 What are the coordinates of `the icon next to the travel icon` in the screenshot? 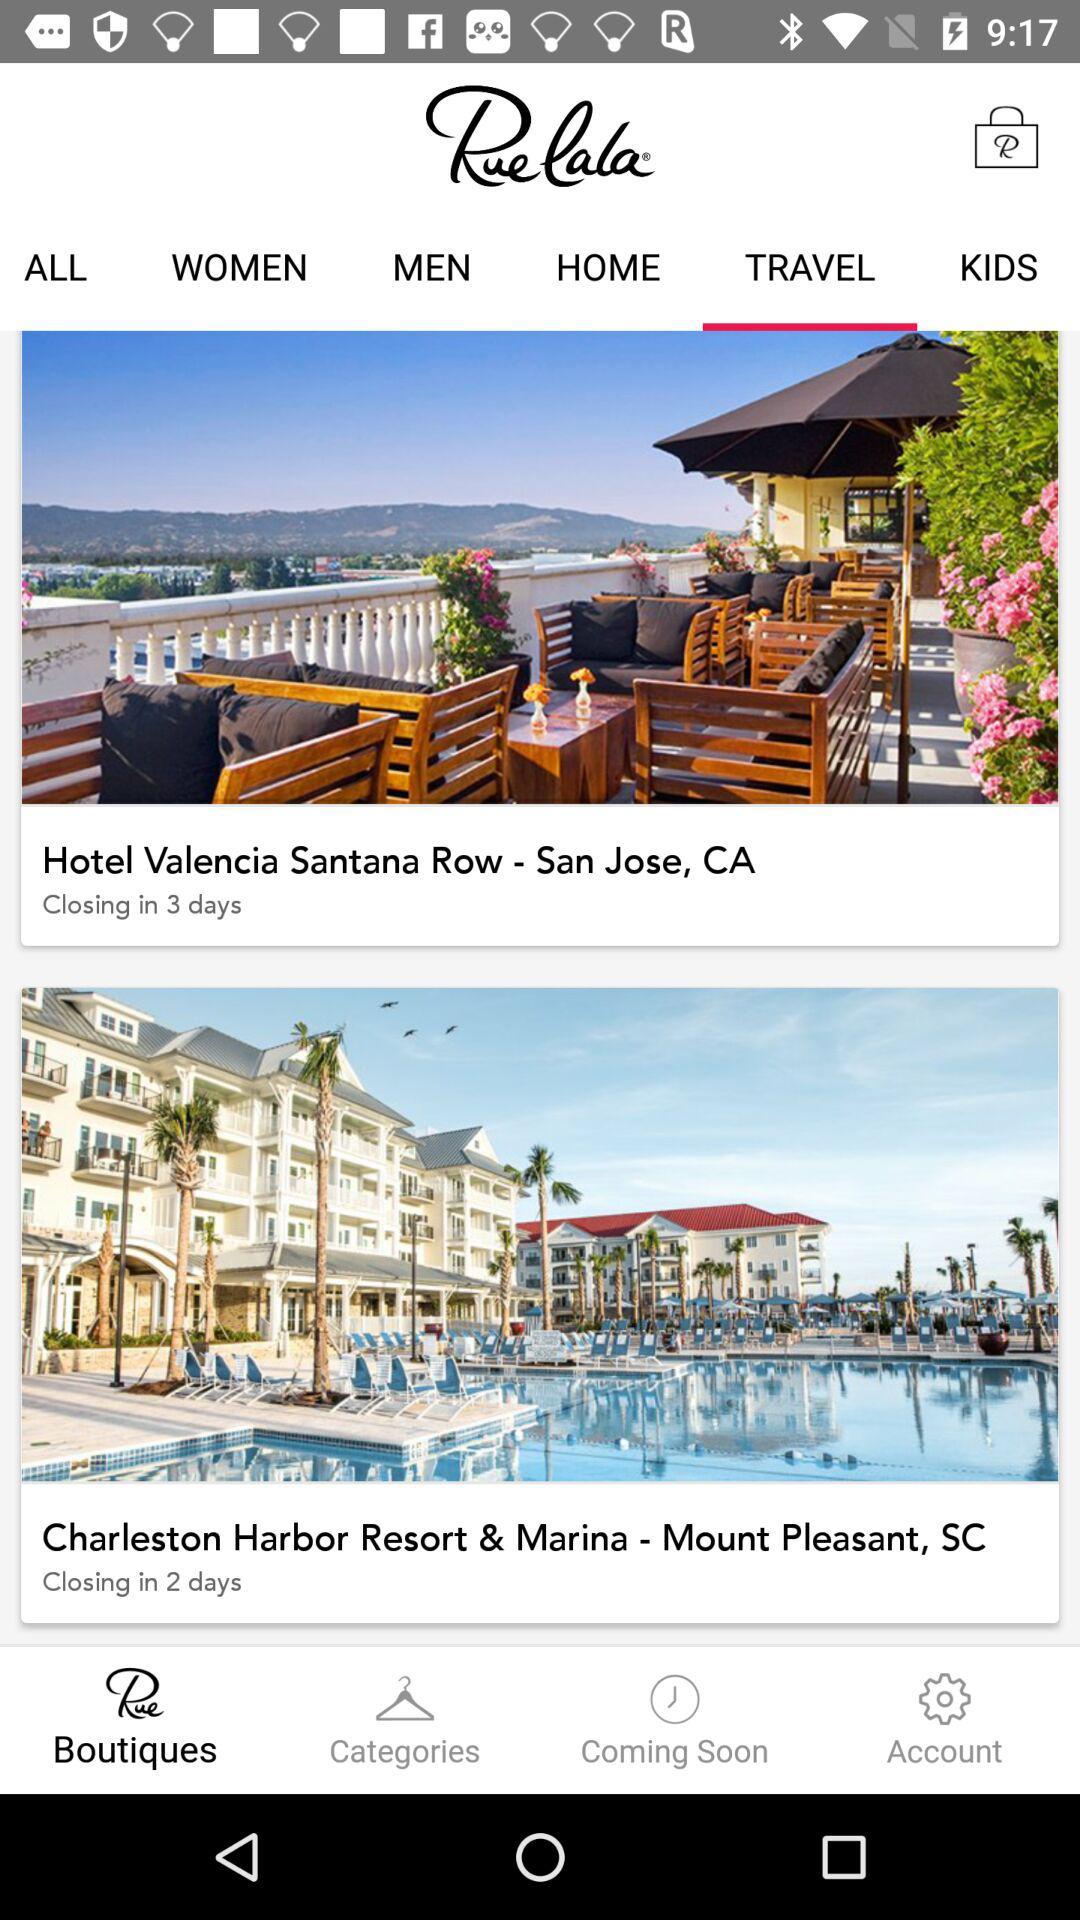 It's located at (607, 269).